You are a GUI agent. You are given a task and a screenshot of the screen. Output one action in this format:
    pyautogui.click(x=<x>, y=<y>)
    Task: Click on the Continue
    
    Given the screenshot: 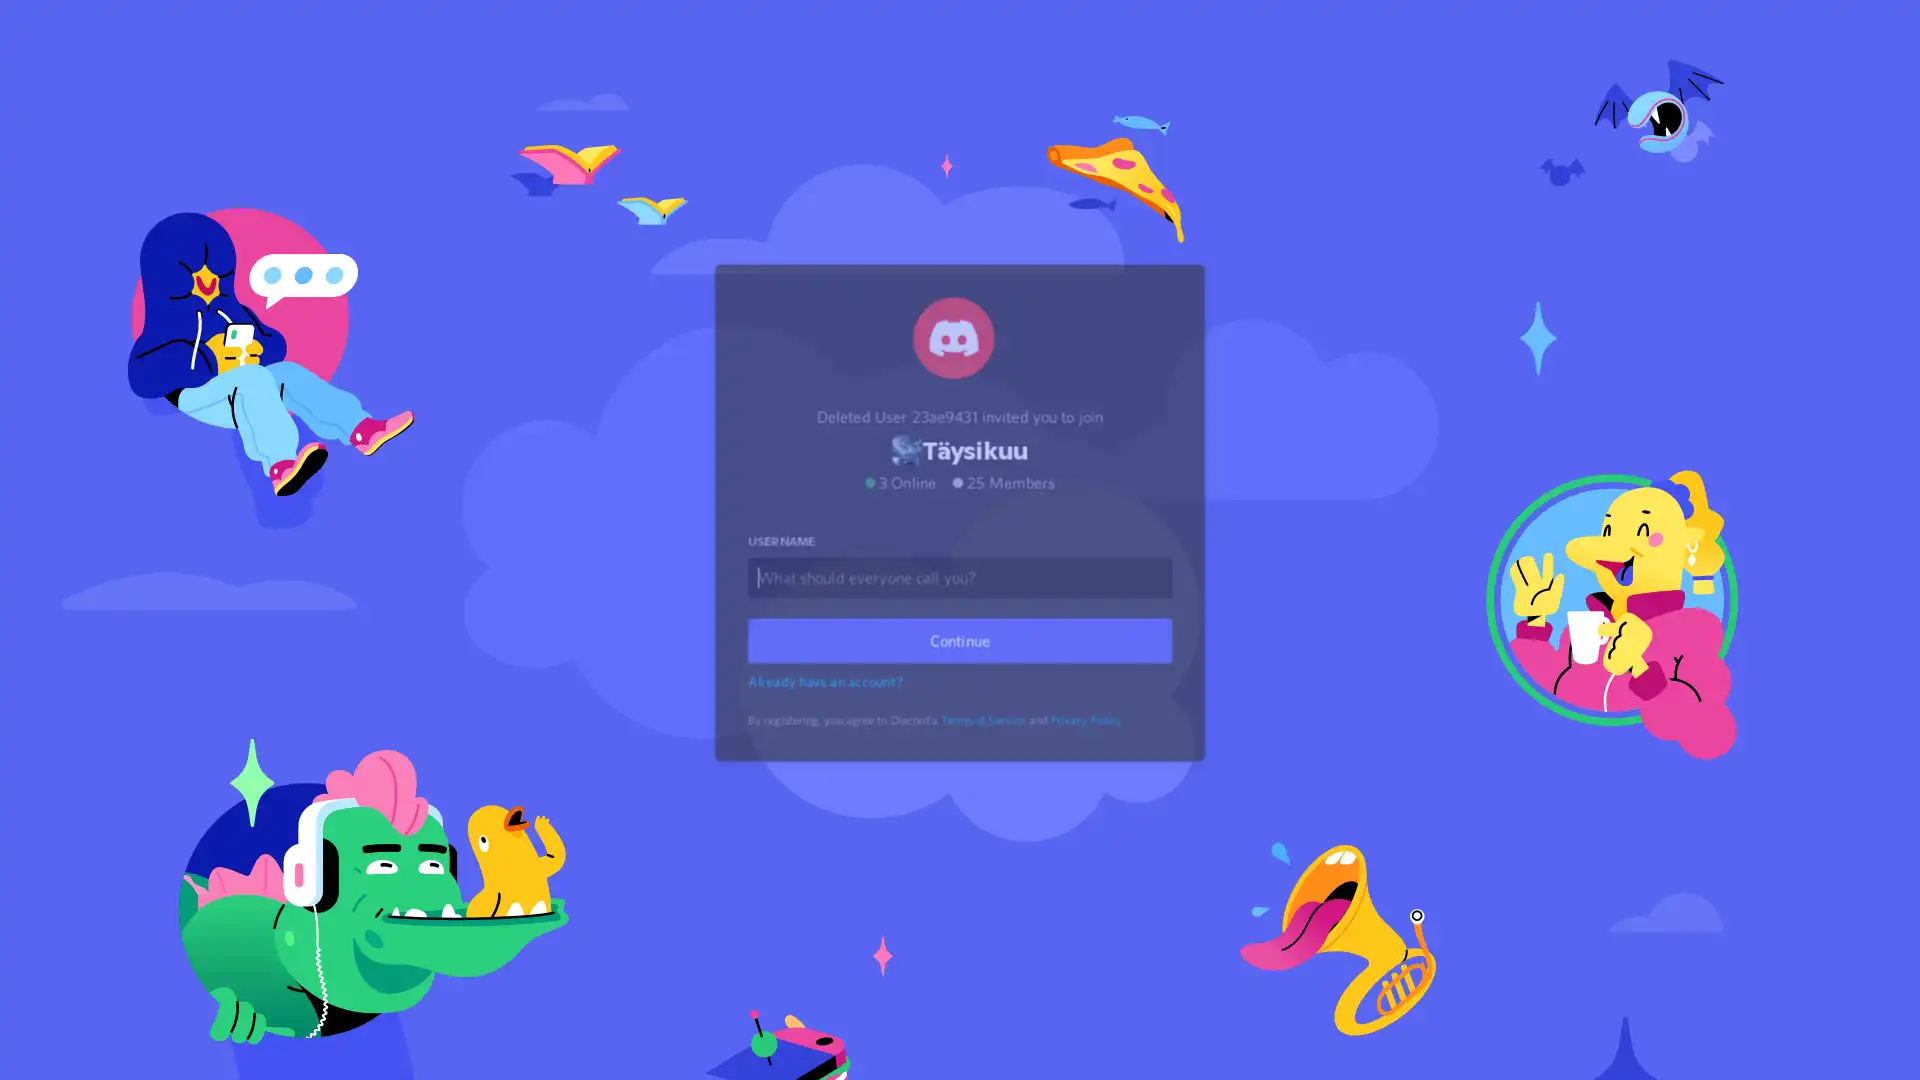 What is the action you would take?
    pyautogui.click(x=960, y=664)
    